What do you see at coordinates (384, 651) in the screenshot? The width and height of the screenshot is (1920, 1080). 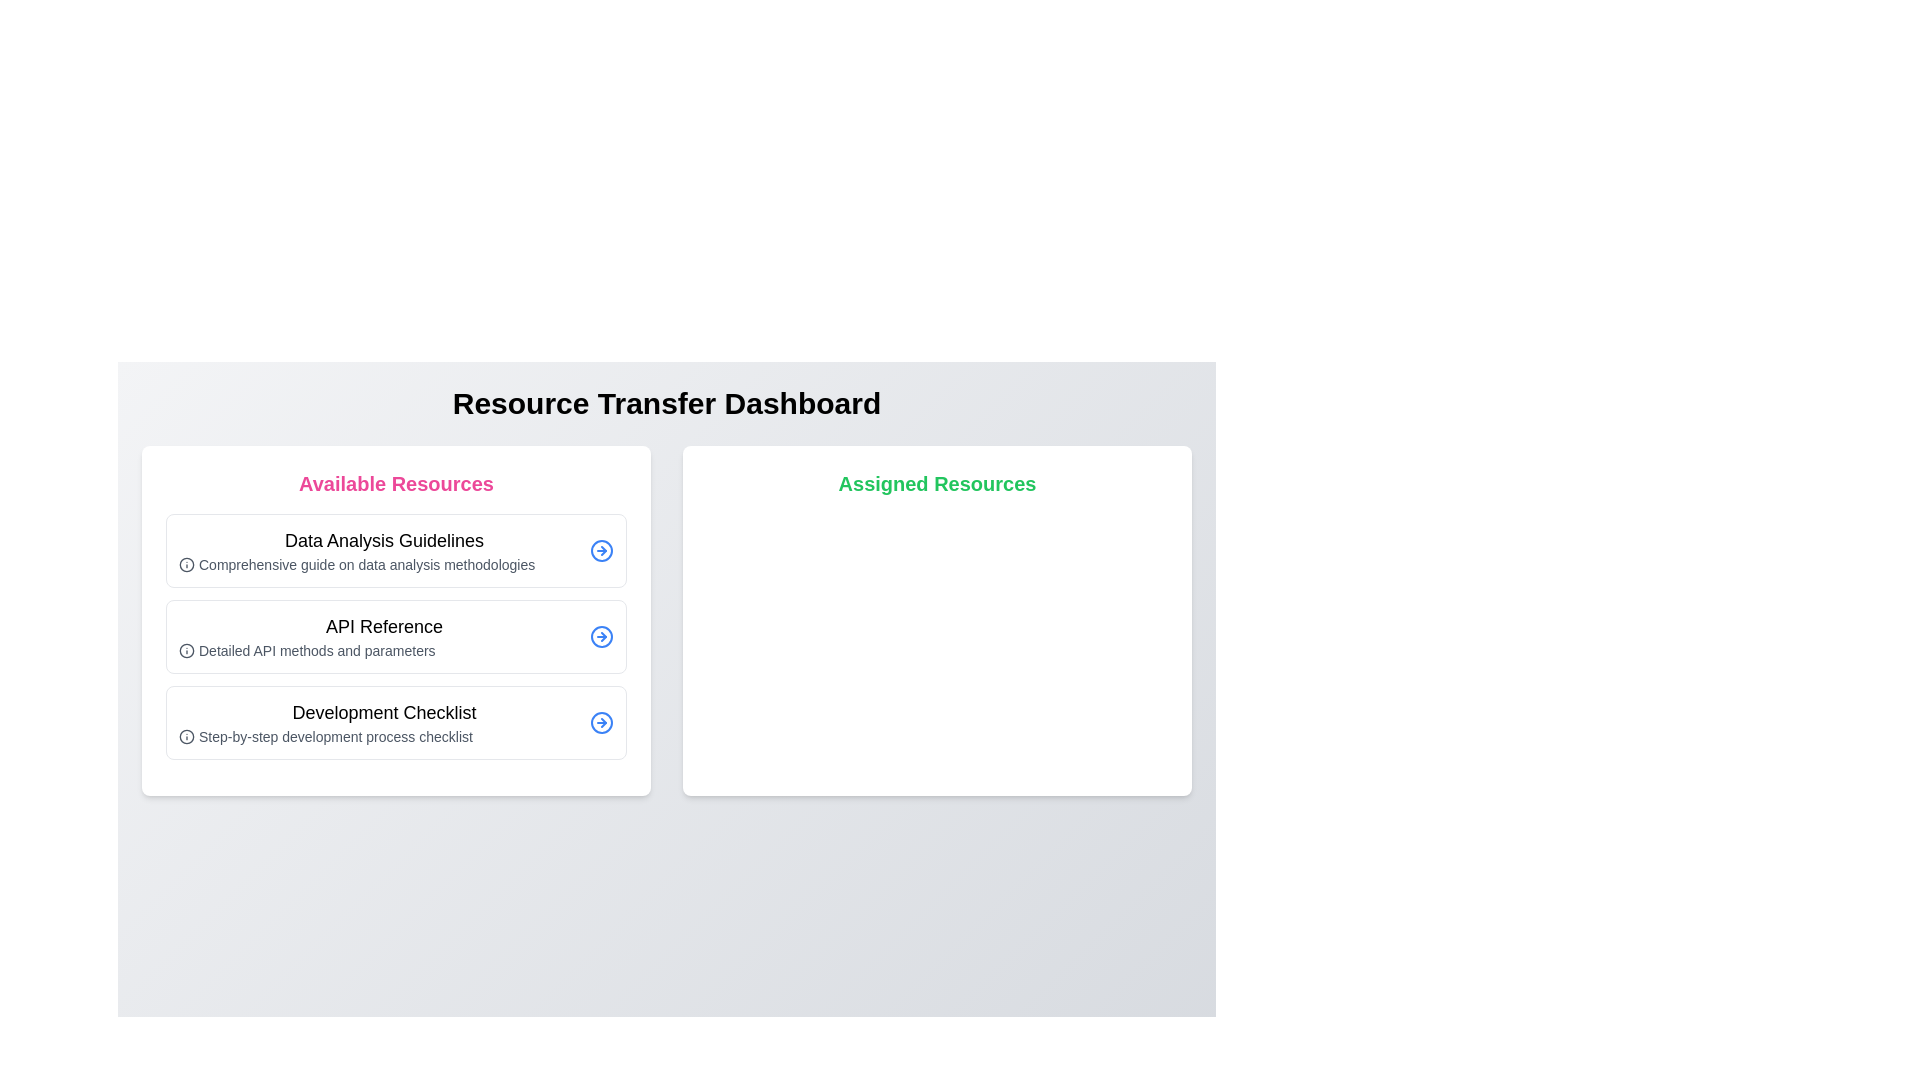 I see `the text section displaying 'Detailed API methods and parameters' with an icon, located directly below the 'API Reference' header in the 'Available Resources' card on the Resource Transfer Dashboard` at bounding box center [384, 651].